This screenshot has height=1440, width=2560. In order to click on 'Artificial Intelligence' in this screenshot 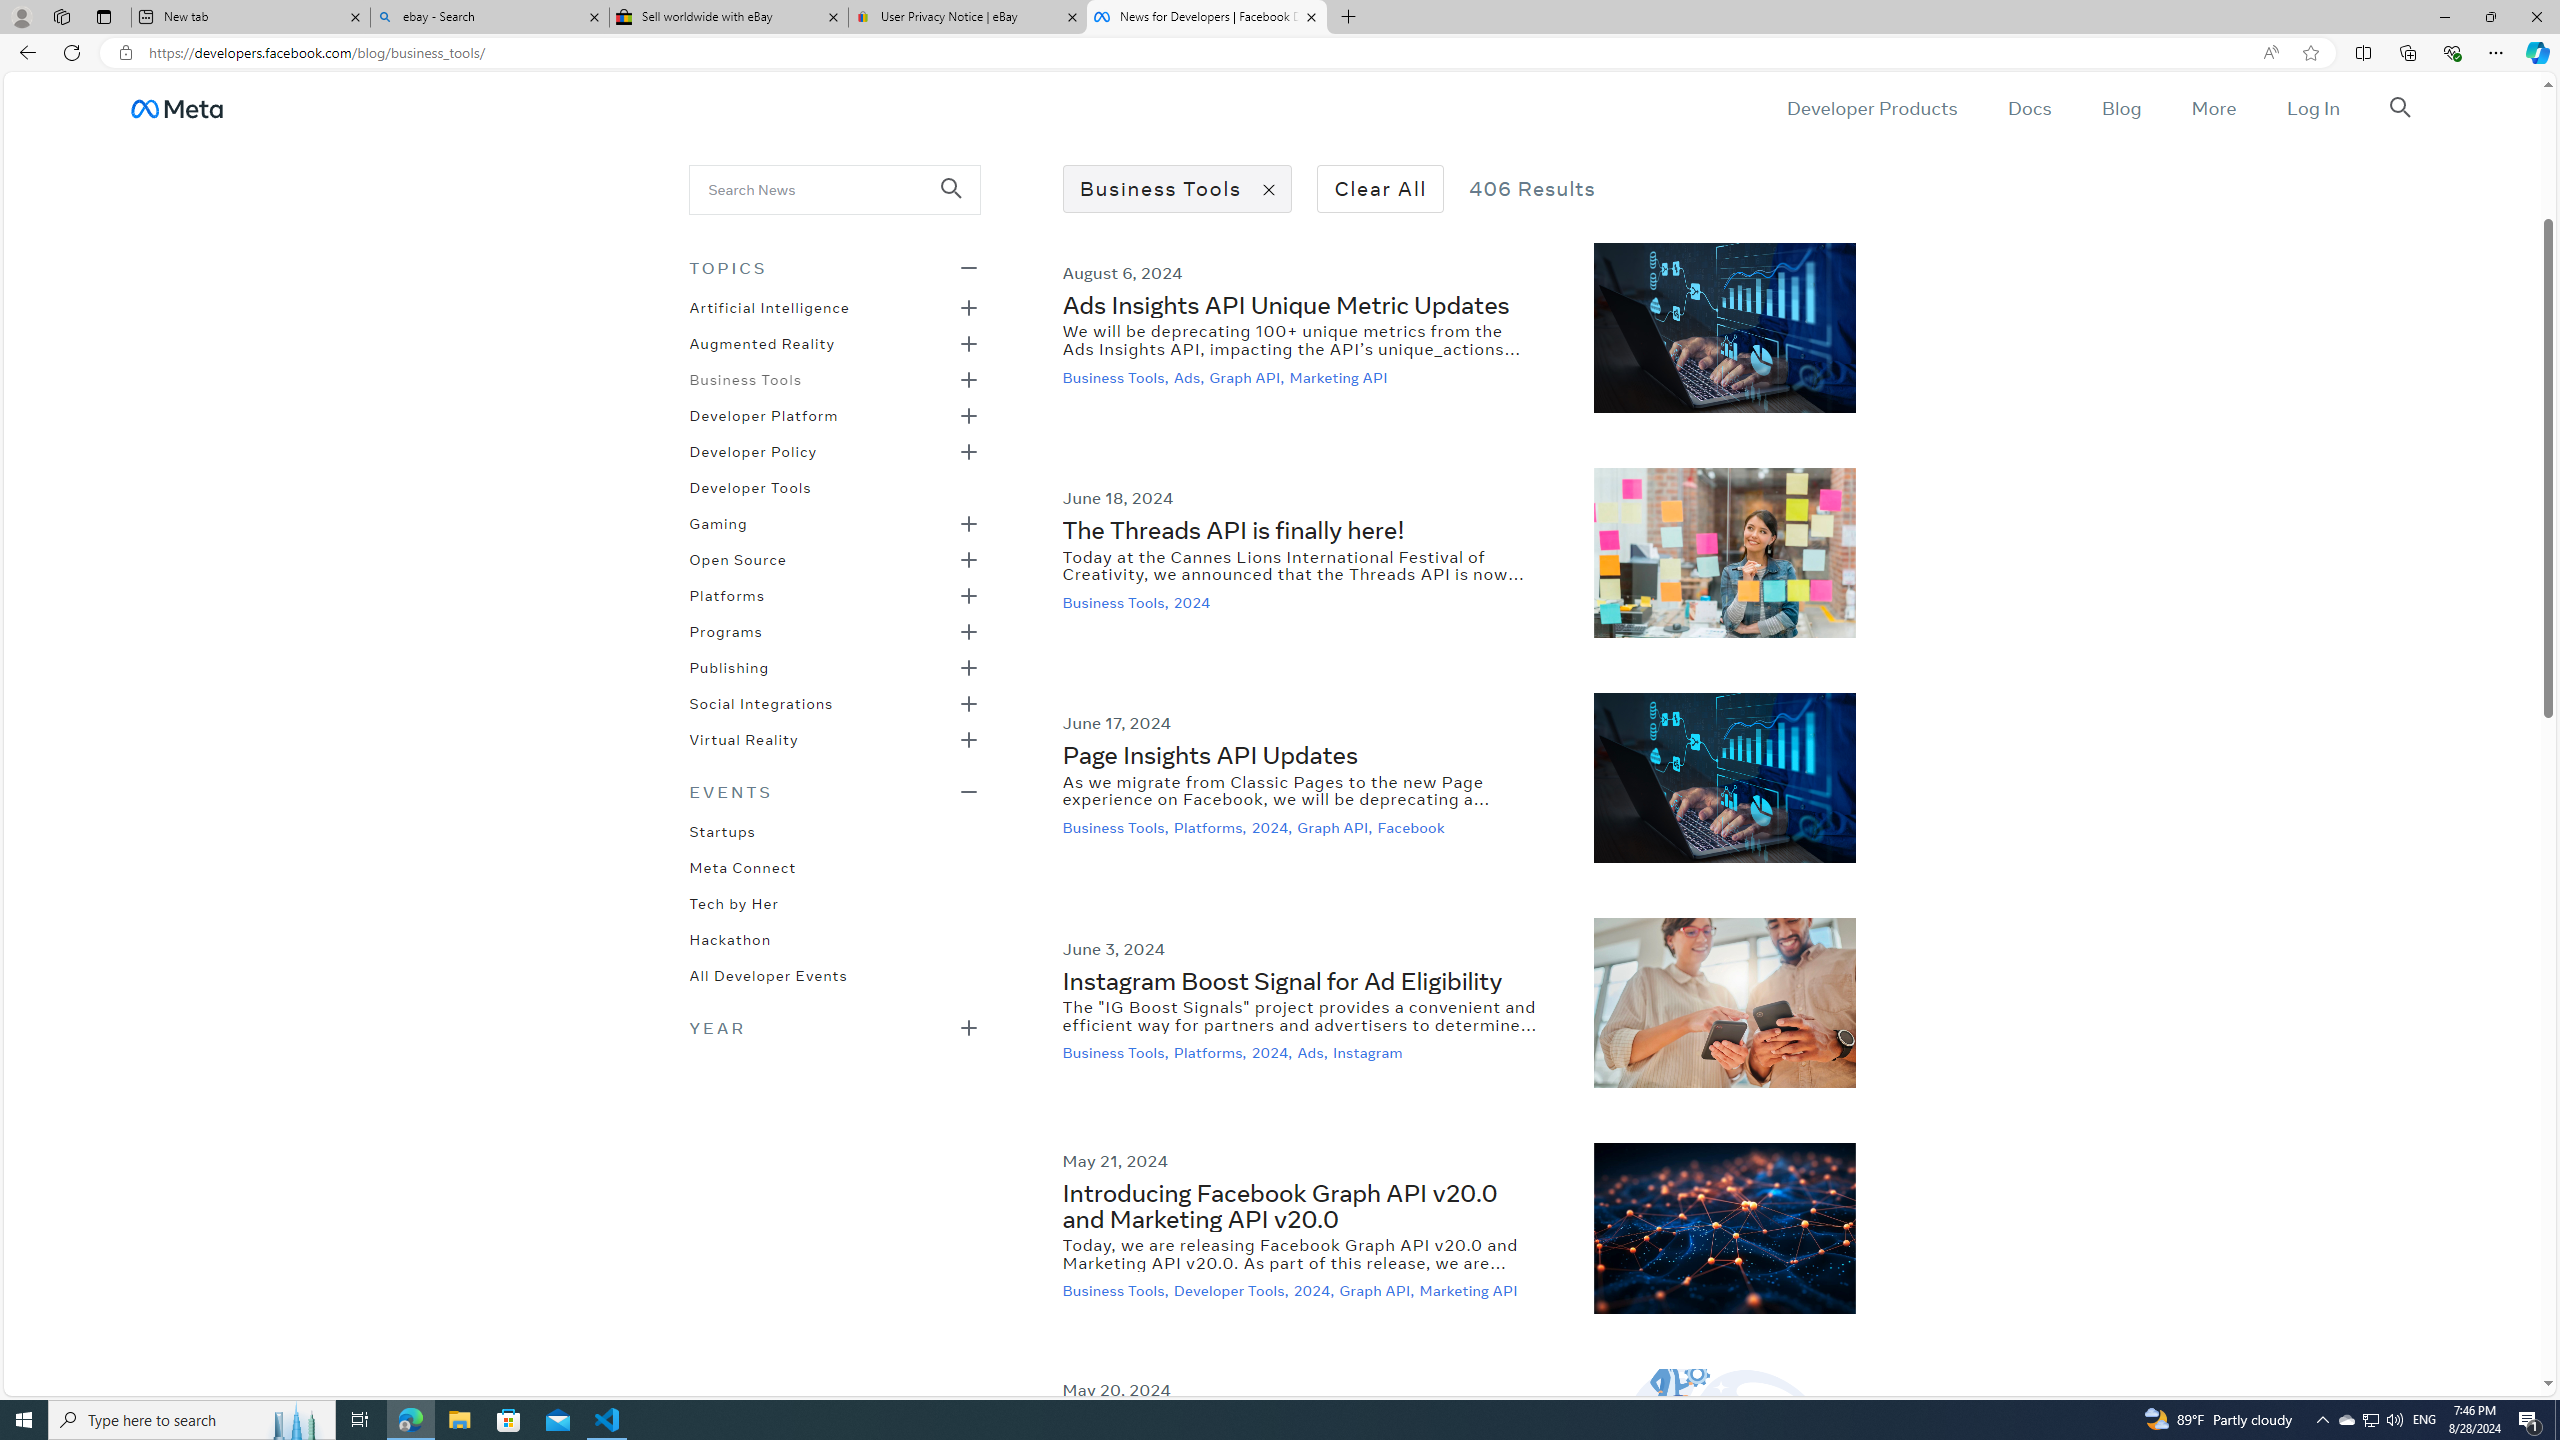, I will do `click(769, 306)`.